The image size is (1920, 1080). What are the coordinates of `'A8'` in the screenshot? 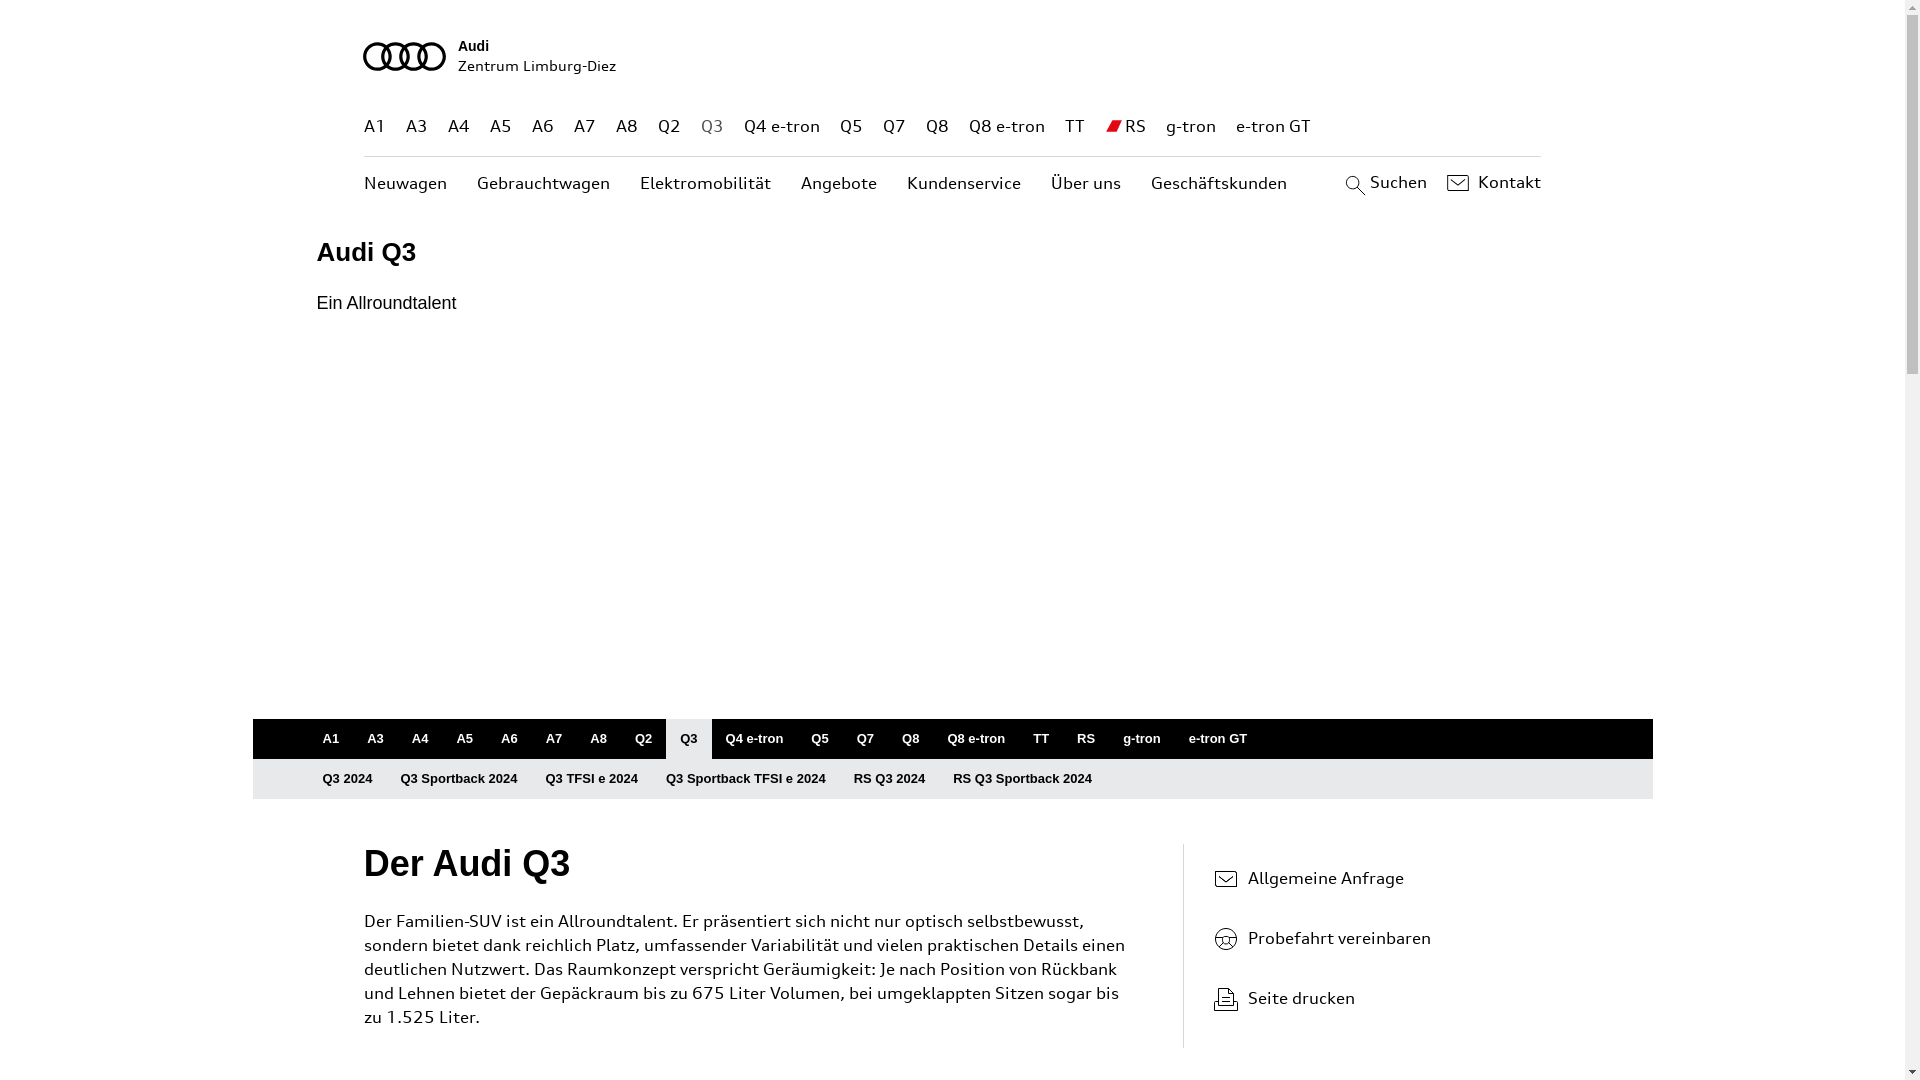 It's located at (597, 739).